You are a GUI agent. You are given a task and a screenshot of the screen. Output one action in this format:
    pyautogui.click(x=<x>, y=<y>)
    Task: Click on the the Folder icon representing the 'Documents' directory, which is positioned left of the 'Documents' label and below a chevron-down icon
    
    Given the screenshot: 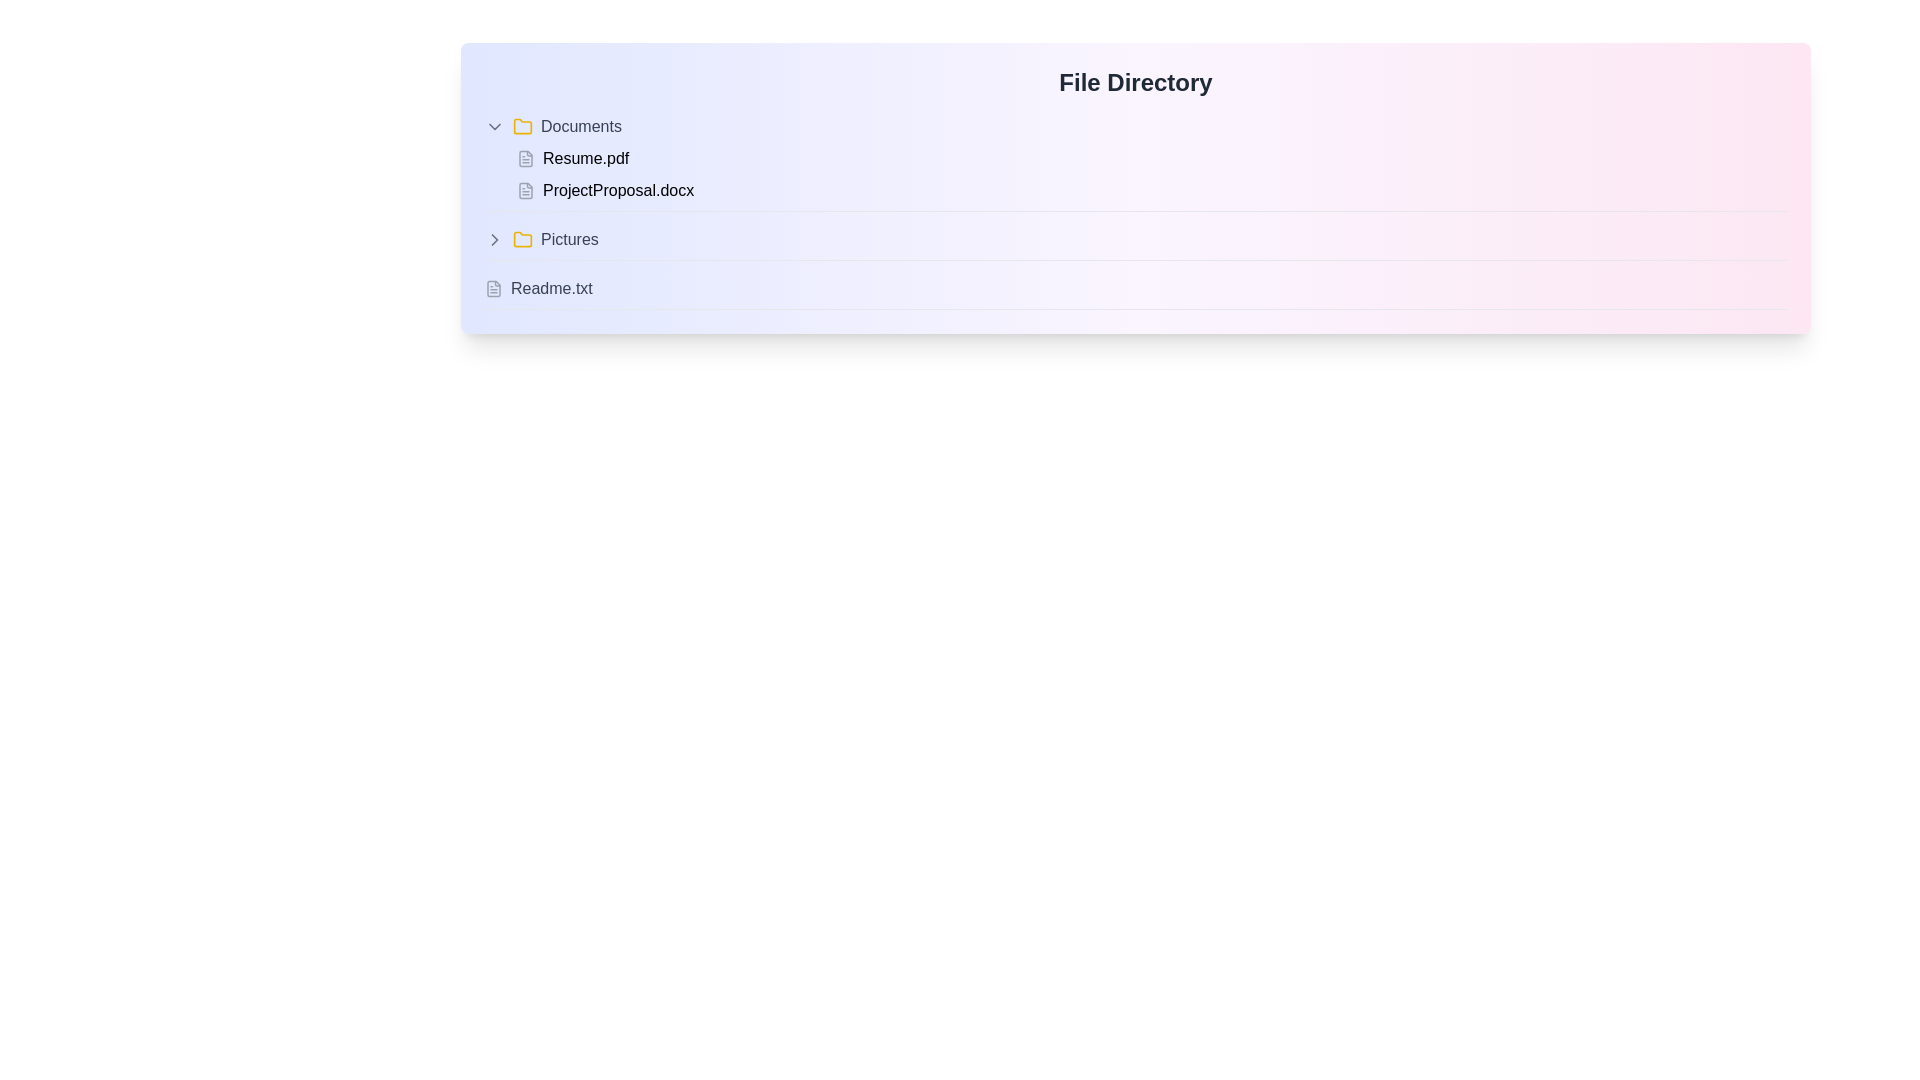 What is the action you would take?
    pyautogui.click(x=523, y=127)
    